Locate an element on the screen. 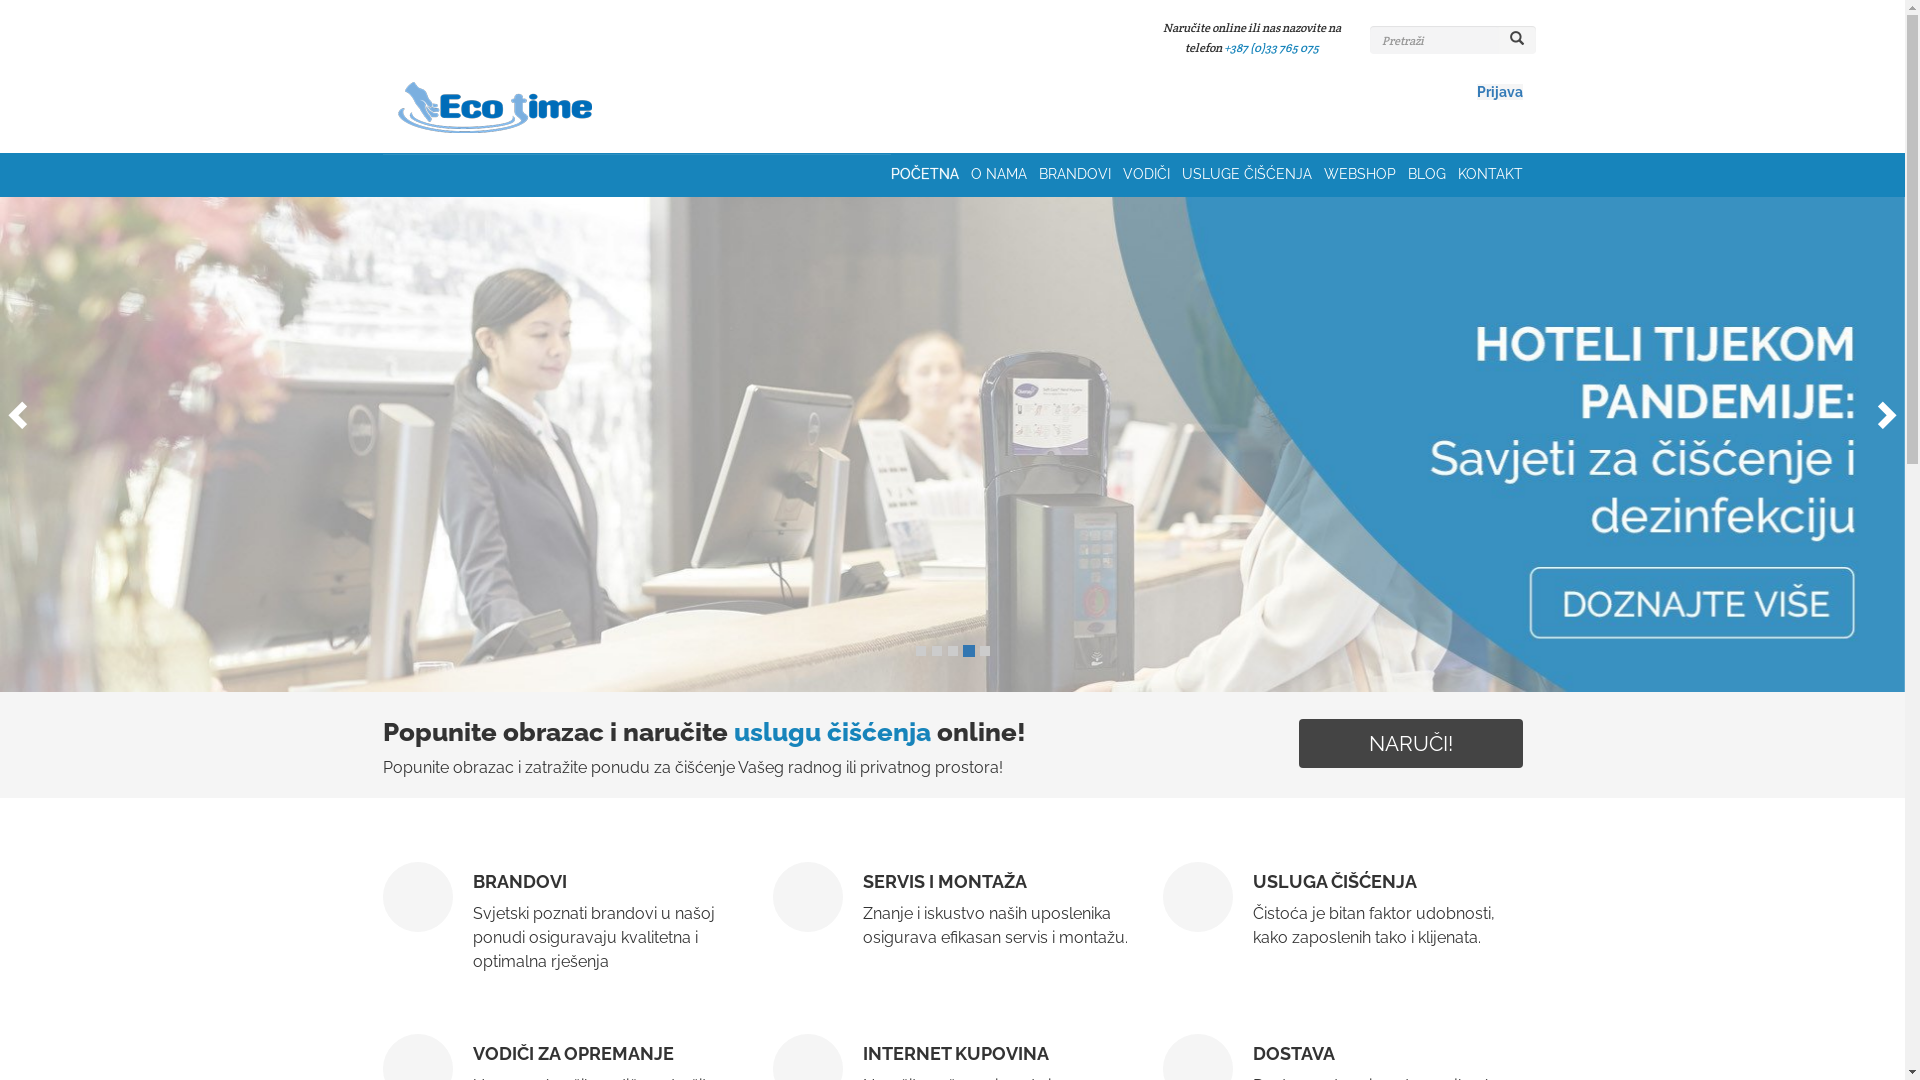 The height and width of the screenshot is (1080, 1920). 'O NAMA' is located at coordinates (1003, 173).